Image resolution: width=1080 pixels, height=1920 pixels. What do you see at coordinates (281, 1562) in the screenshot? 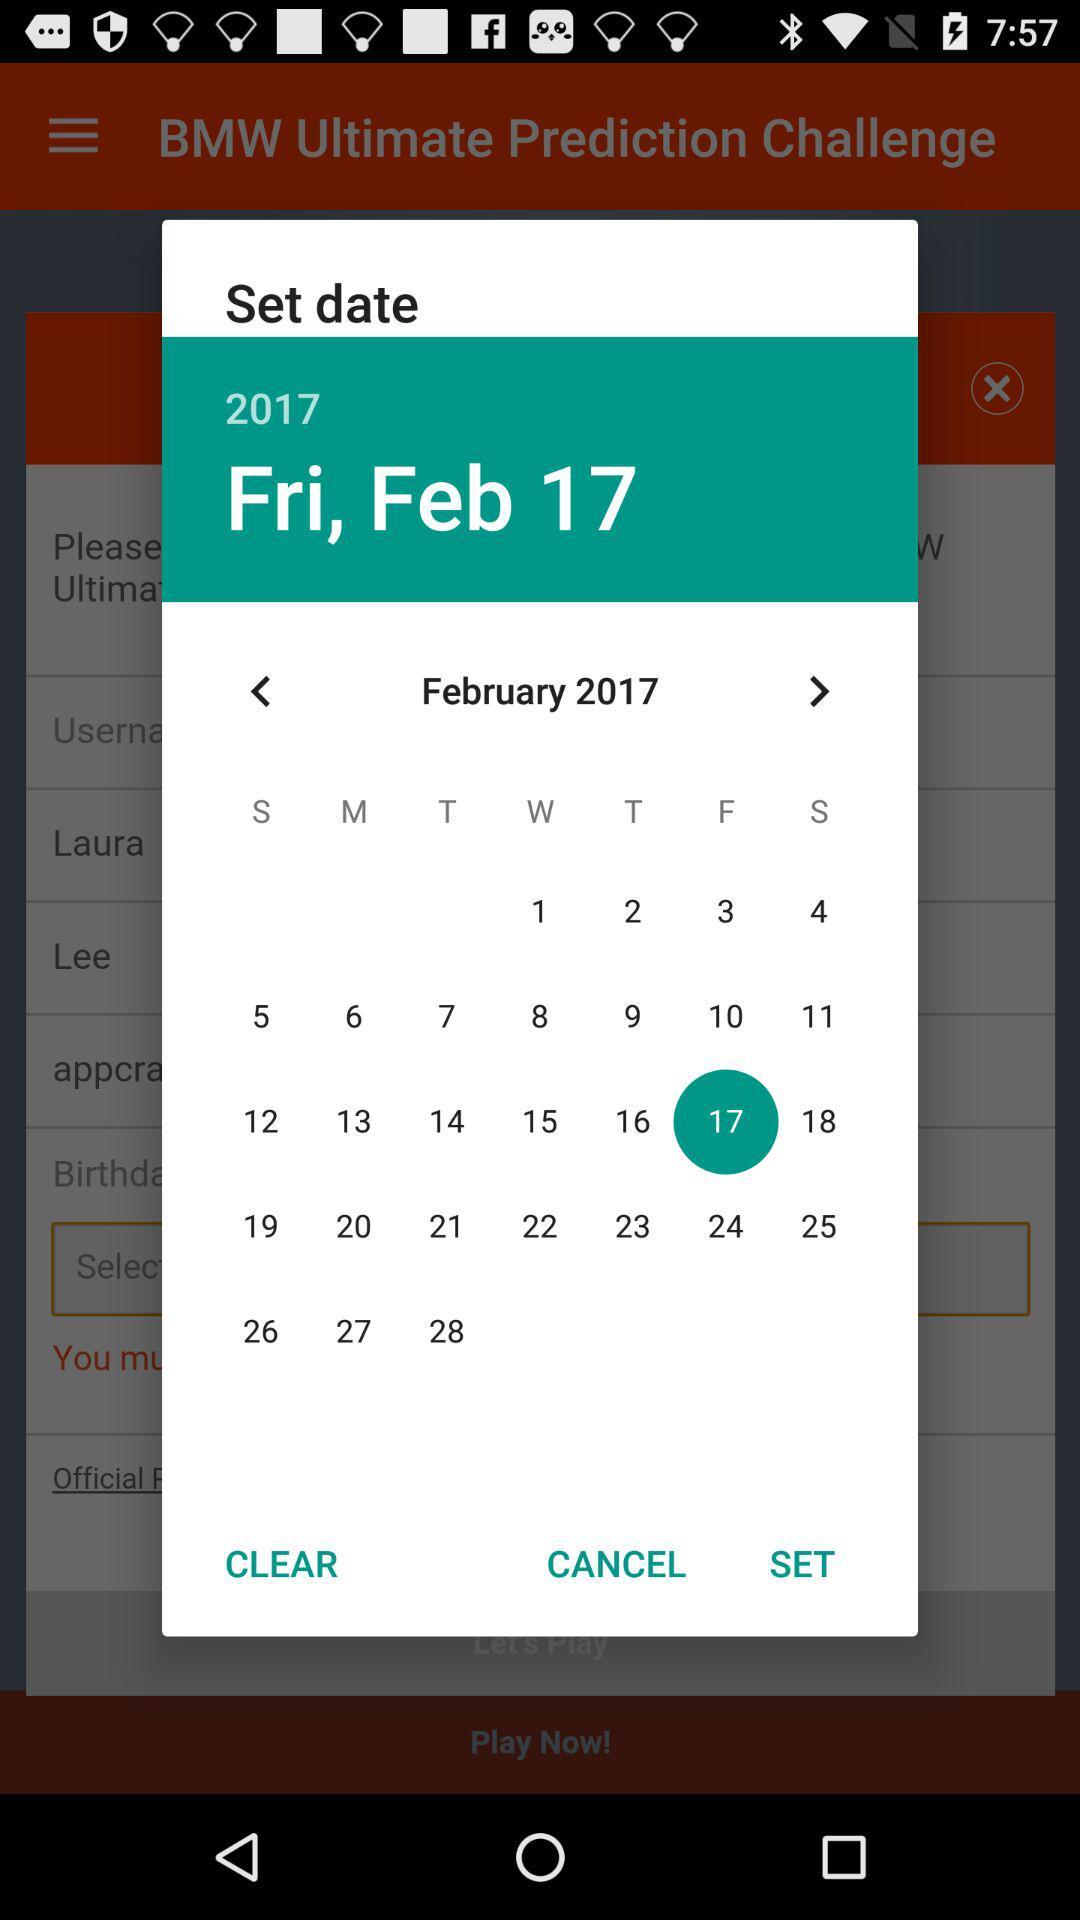
I see `the clear icon` at bounding box center [281, 1562].